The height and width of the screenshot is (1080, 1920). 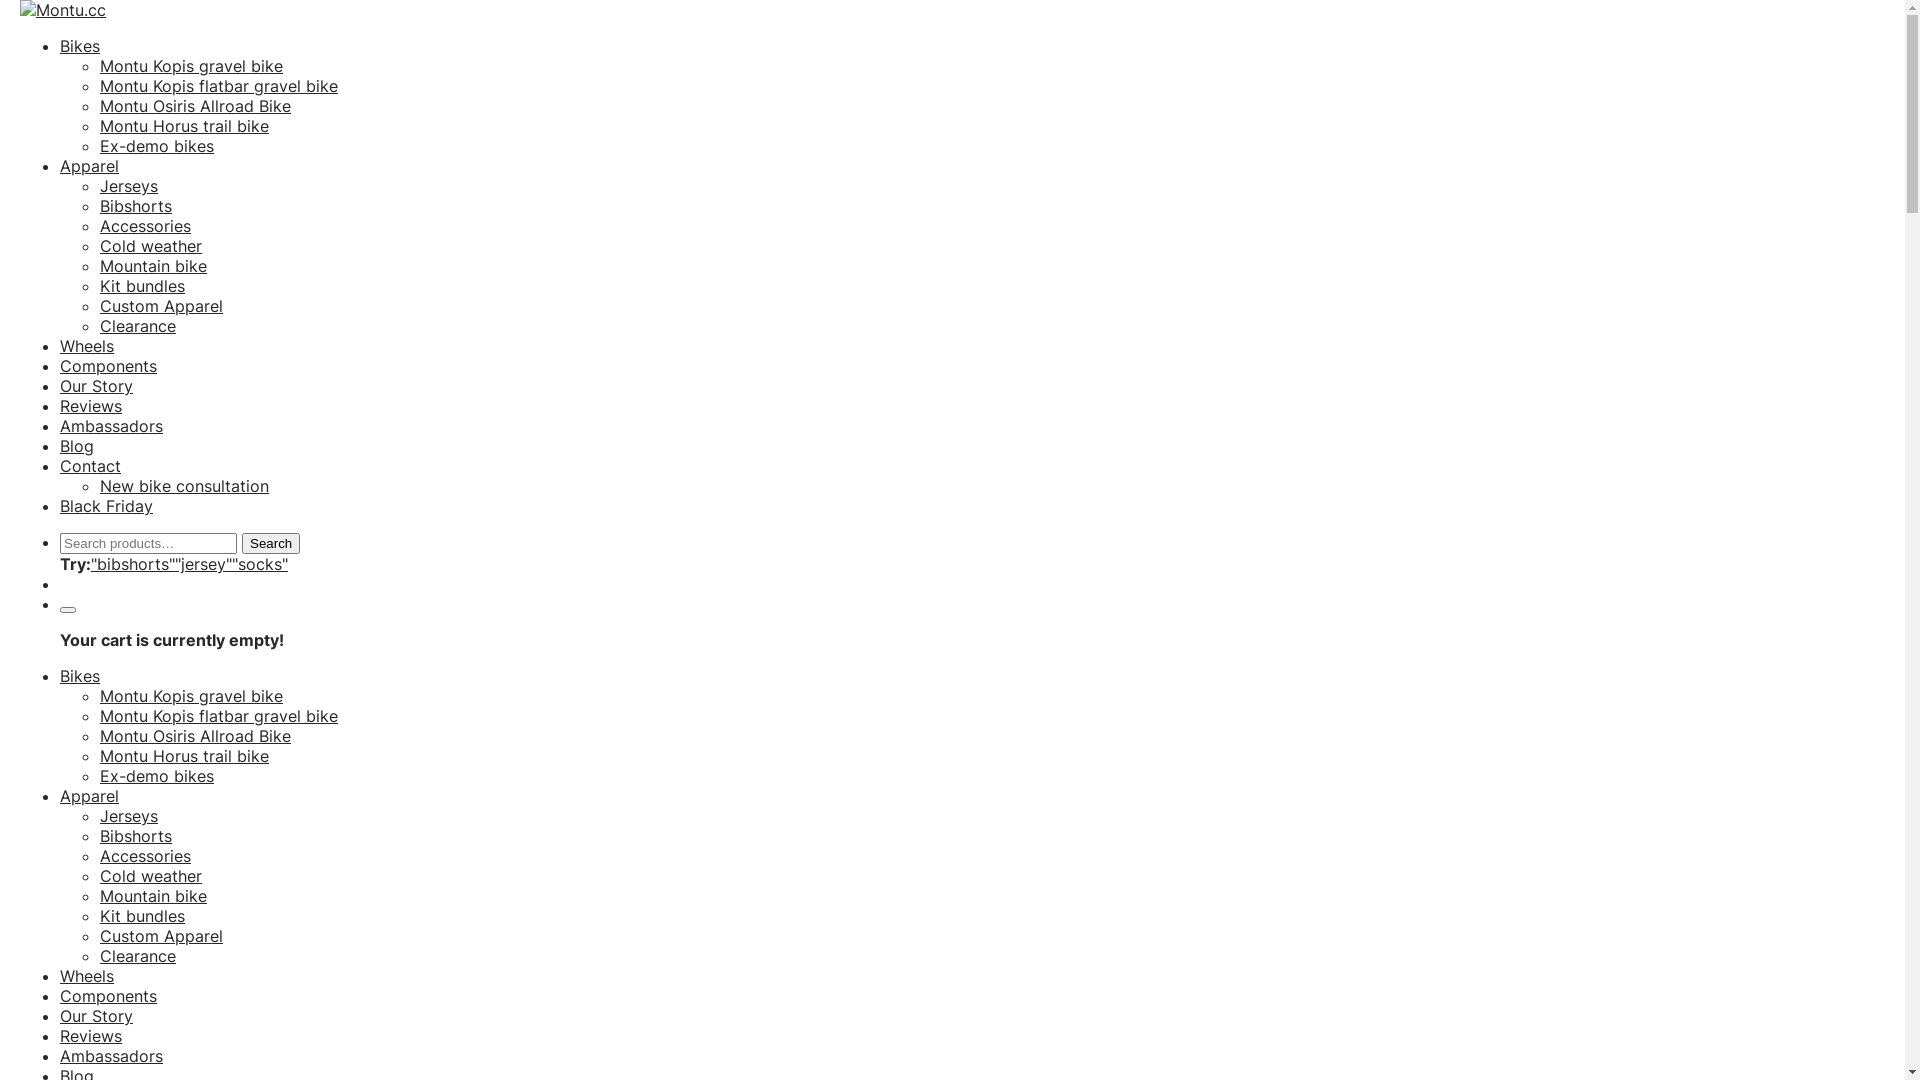 What do you see at coordinates (105, 504) in the screenshot?
I see `'Black Friday'` at bounding box center [105, 504].